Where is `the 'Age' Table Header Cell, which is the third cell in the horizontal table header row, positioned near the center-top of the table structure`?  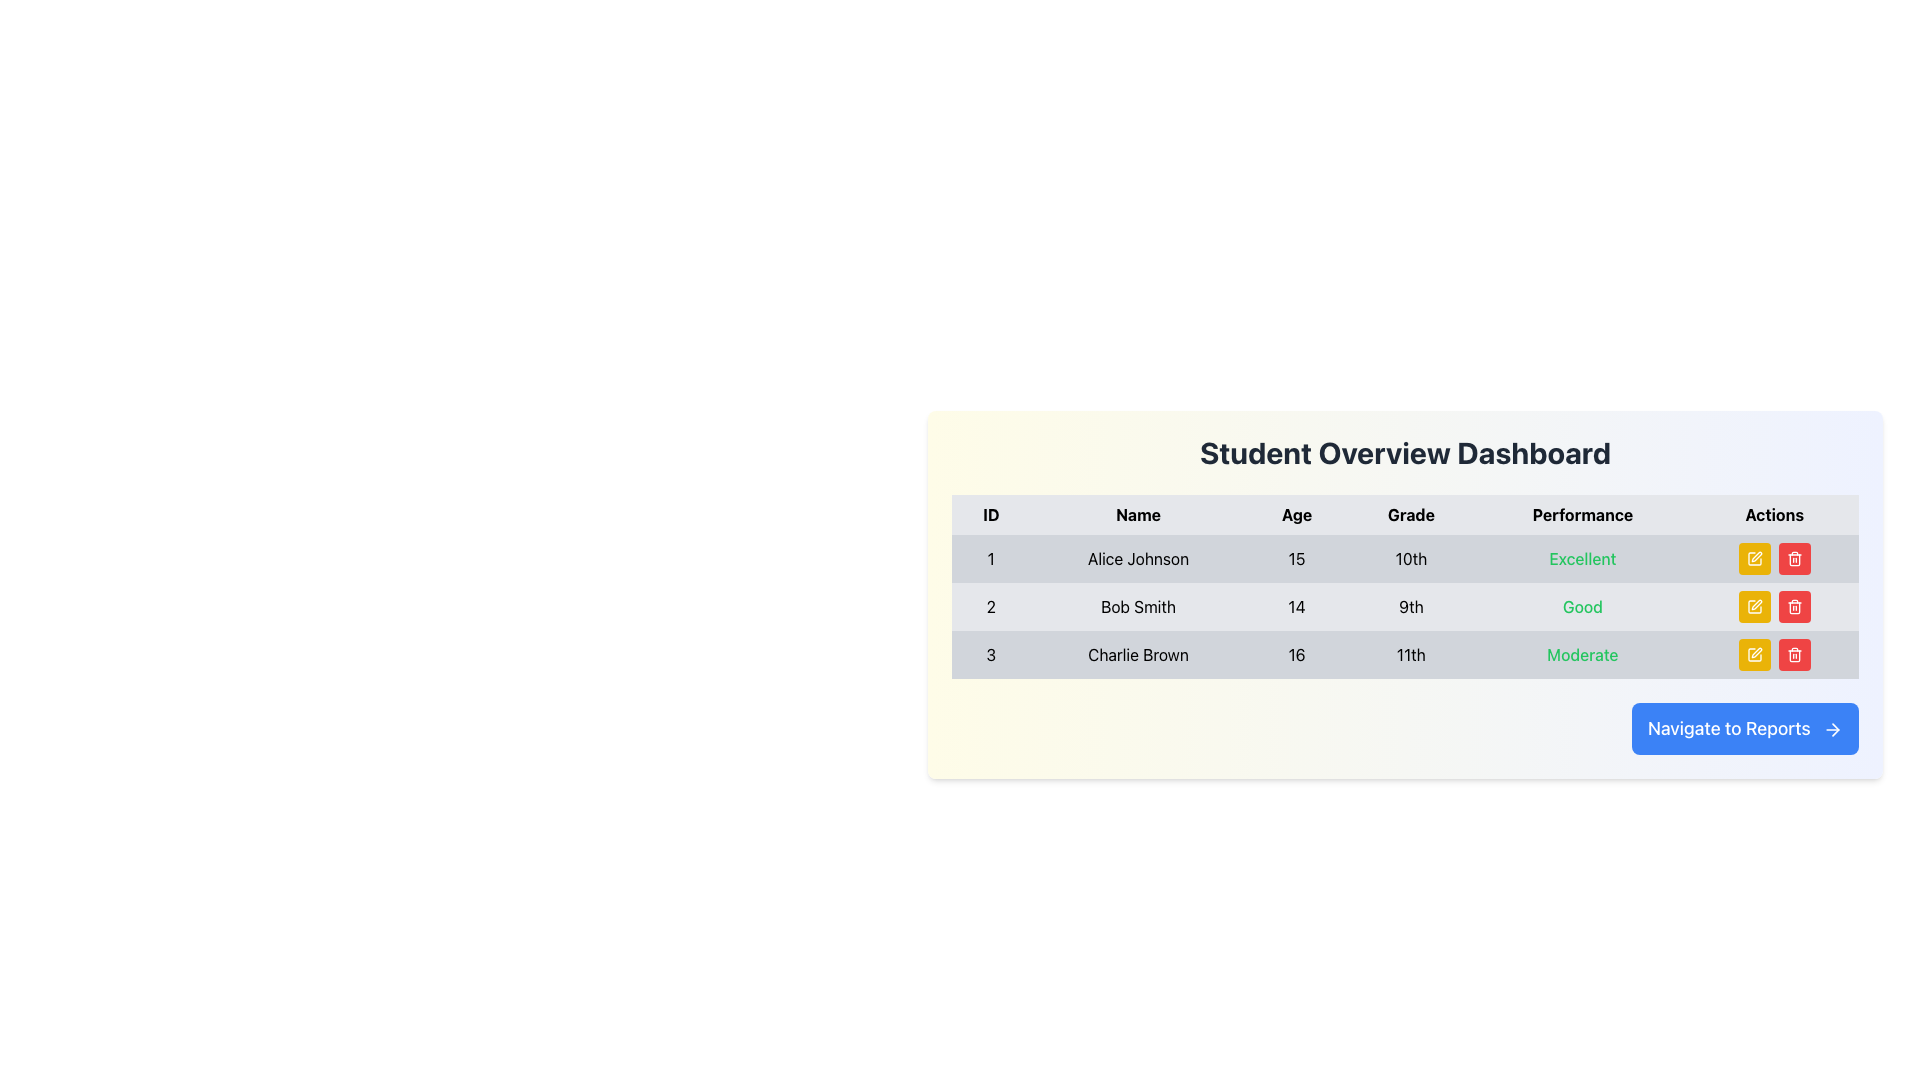
the 'Age' Table Header Cell, which is the third cell in the horizontal table header row, positioned near the center-top of the table structure is located at coordinates (1296, 514).